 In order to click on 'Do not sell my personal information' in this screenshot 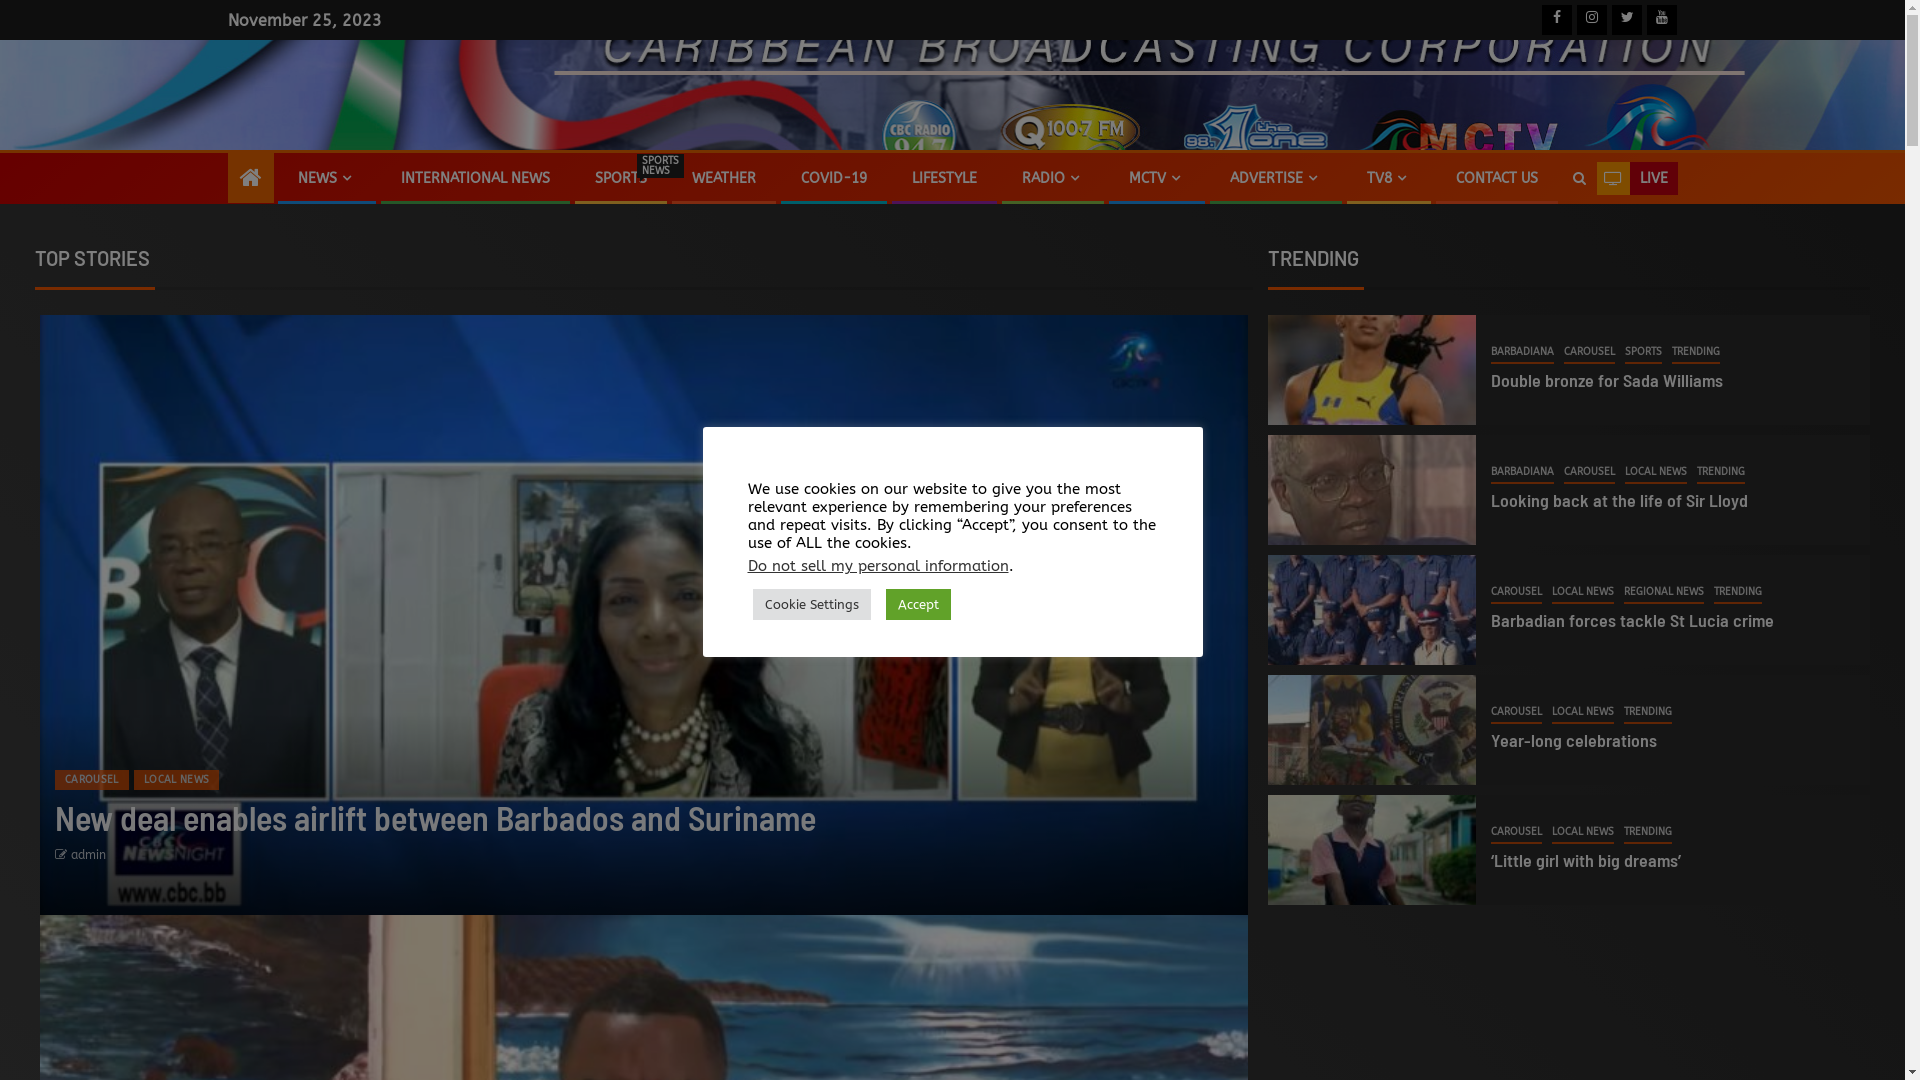, I will do `click(878, 566)`.